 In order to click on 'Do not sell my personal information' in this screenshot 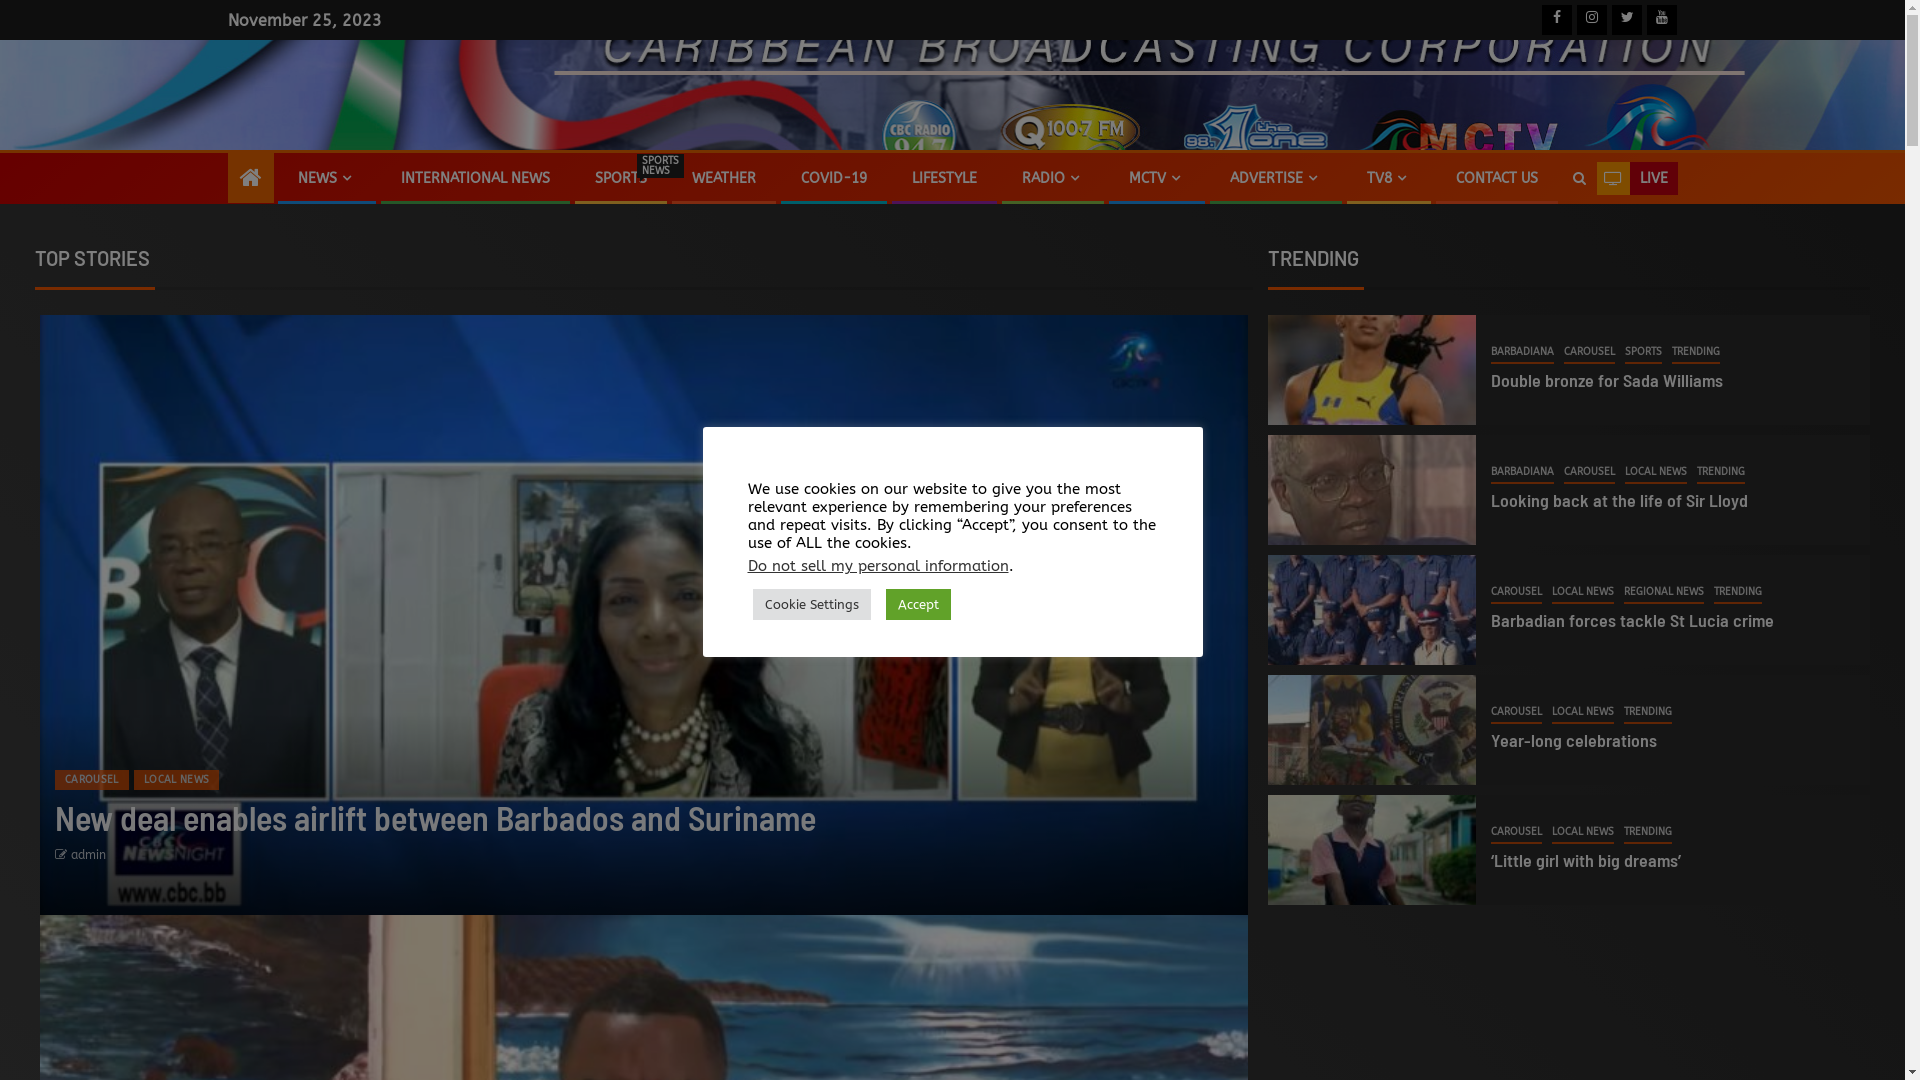, I will do `click(878, 566)`.